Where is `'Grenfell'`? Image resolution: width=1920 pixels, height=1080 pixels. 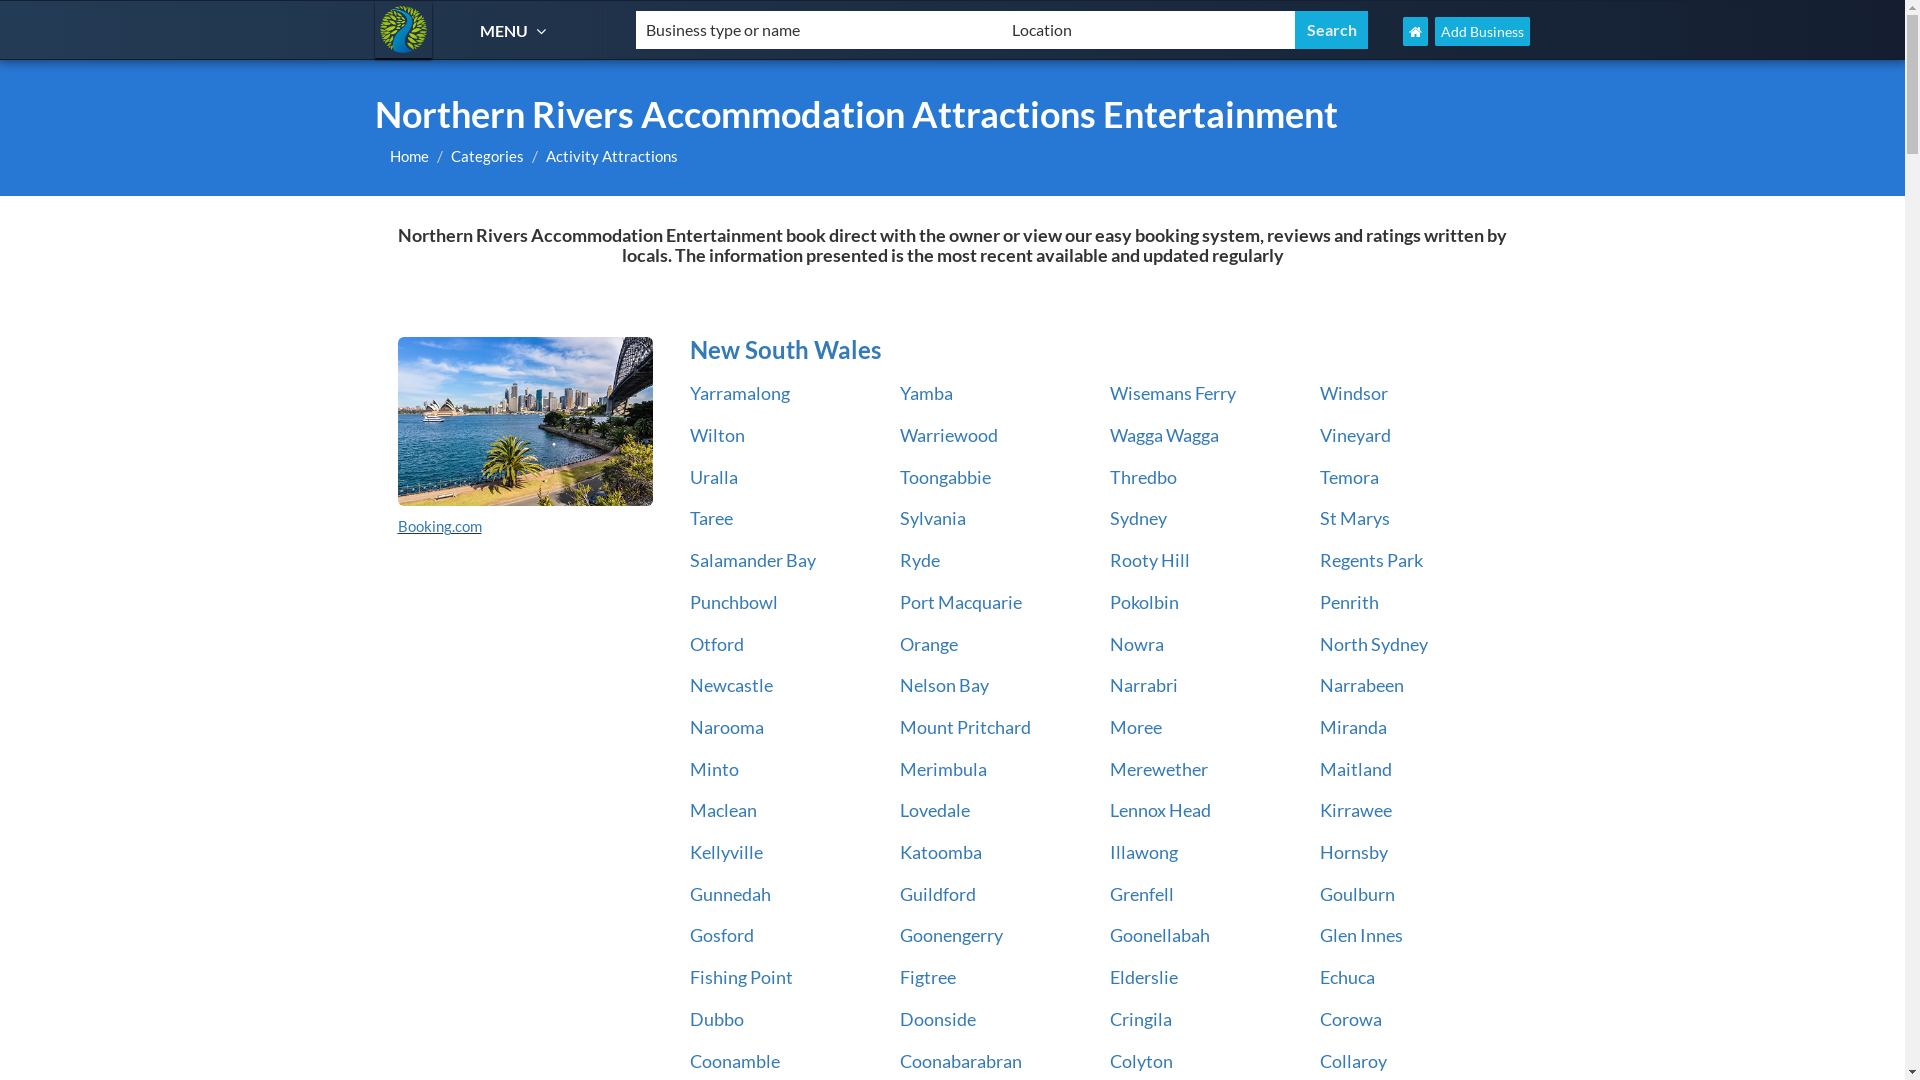
'Grenfell' is located at coordinates (1108, 893).